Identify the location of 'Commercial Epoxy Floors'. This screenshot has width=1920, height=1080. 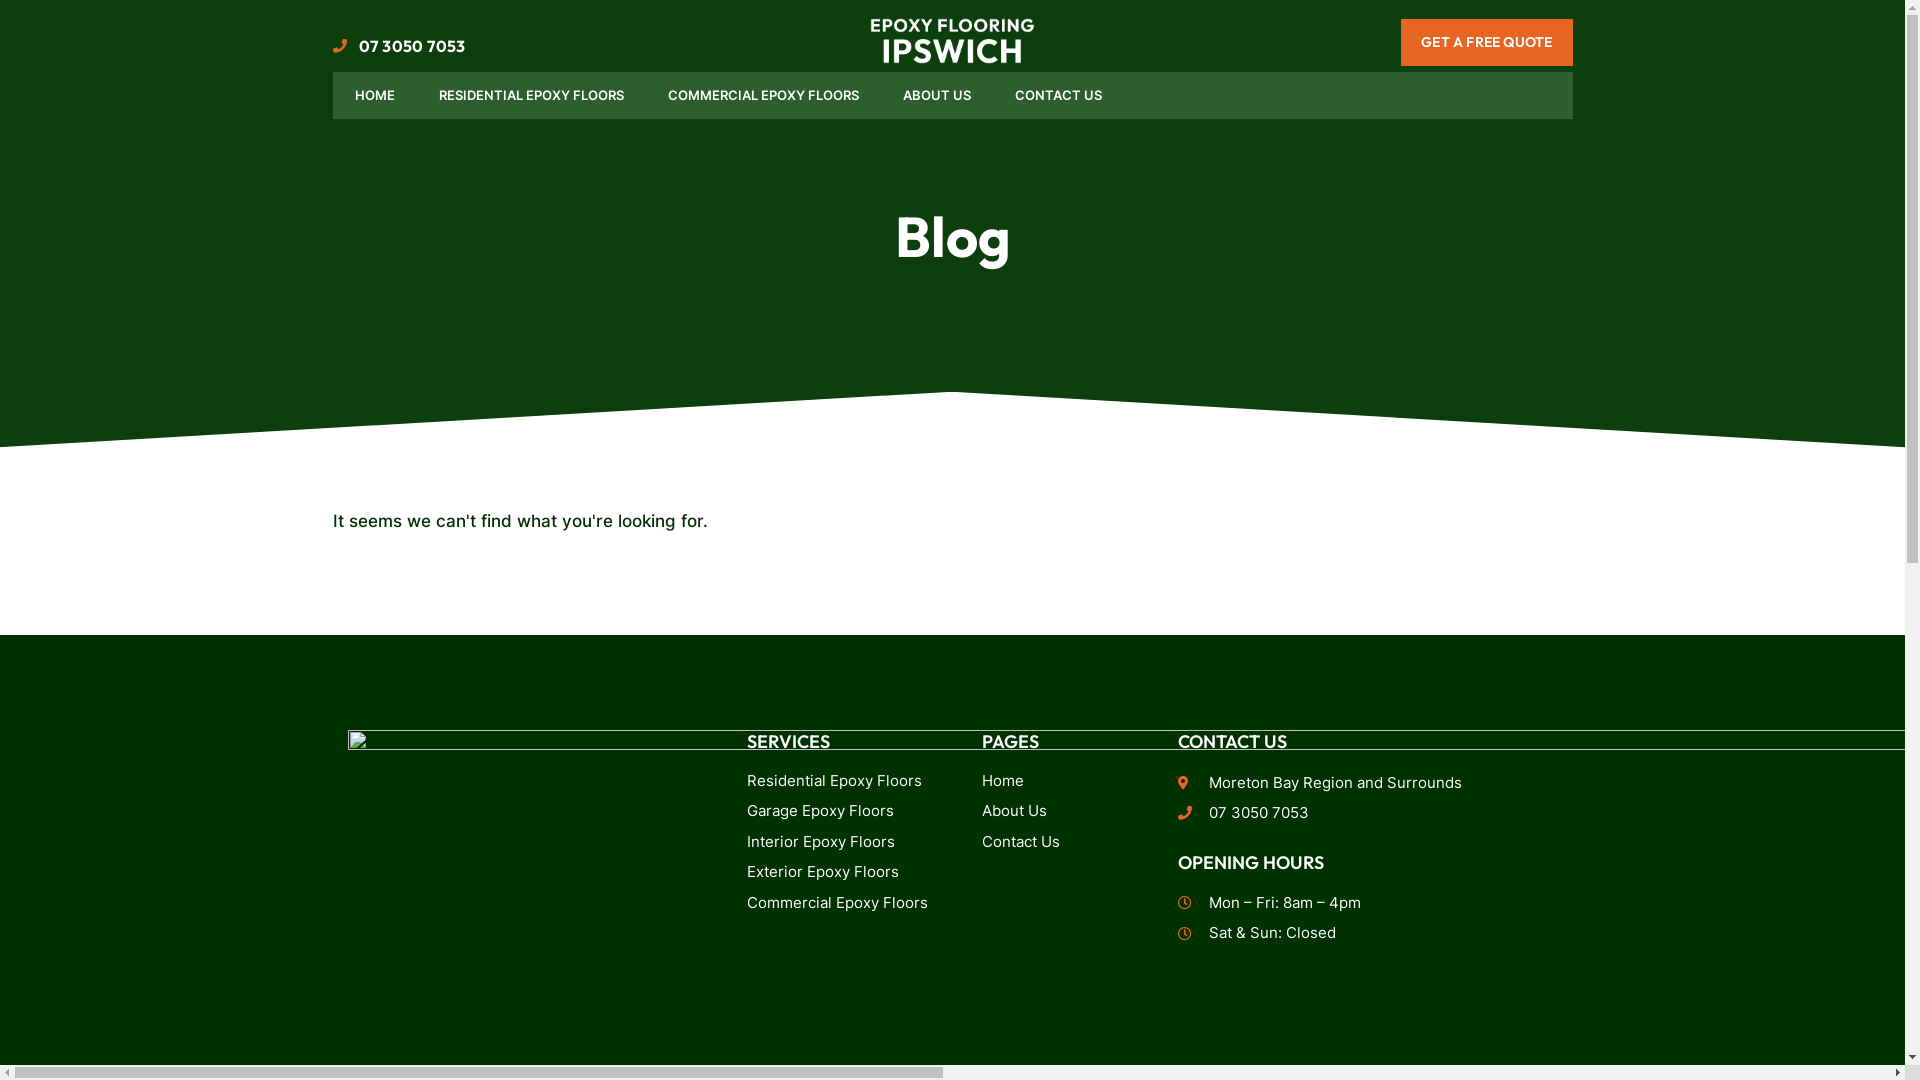
(842, 903).